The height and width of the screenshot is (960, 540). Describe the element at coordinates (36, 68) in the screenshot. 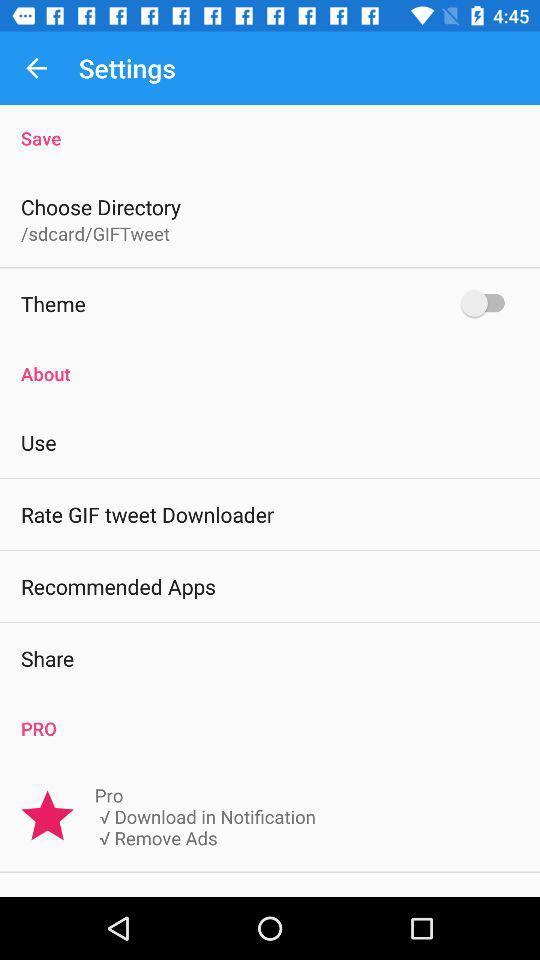

I see `item above the save` at that location.